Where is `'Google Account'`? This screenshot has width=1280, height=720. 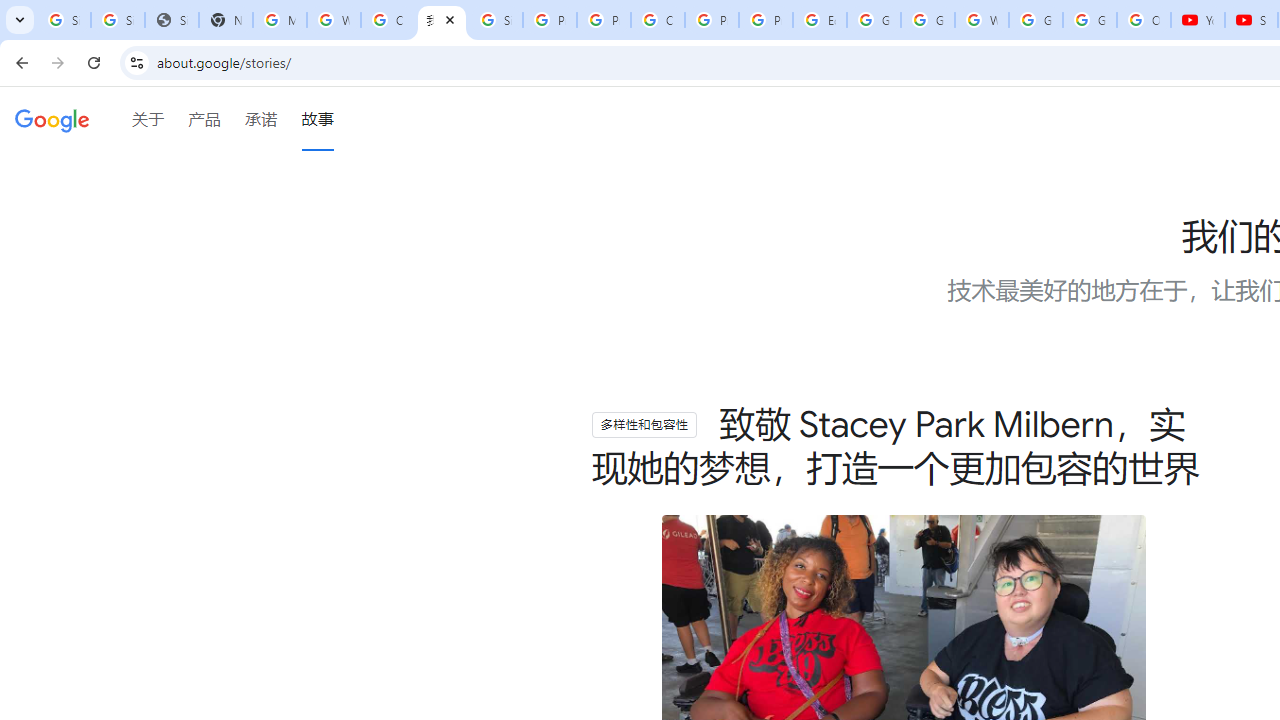
'Google Account' is located at coordinates (1088, 20).